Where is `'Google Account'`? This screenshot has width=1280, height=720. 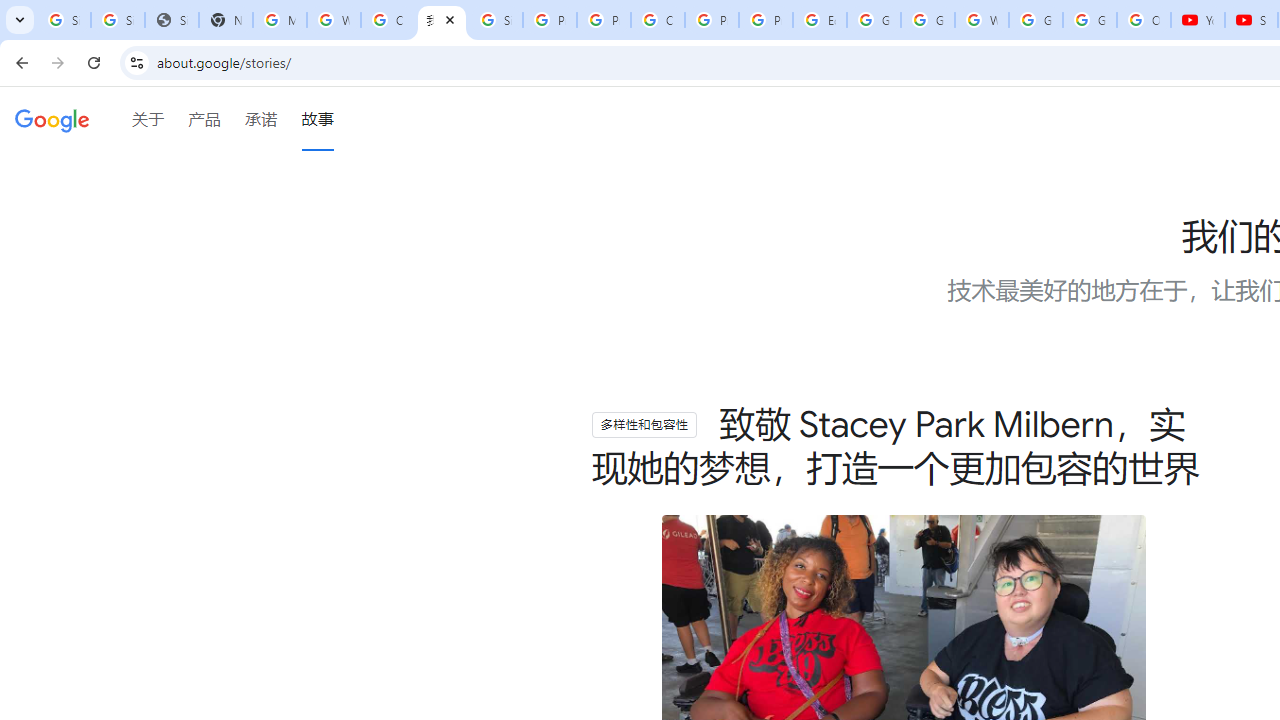
'Google Account' is located at coordinates (1088, 20).